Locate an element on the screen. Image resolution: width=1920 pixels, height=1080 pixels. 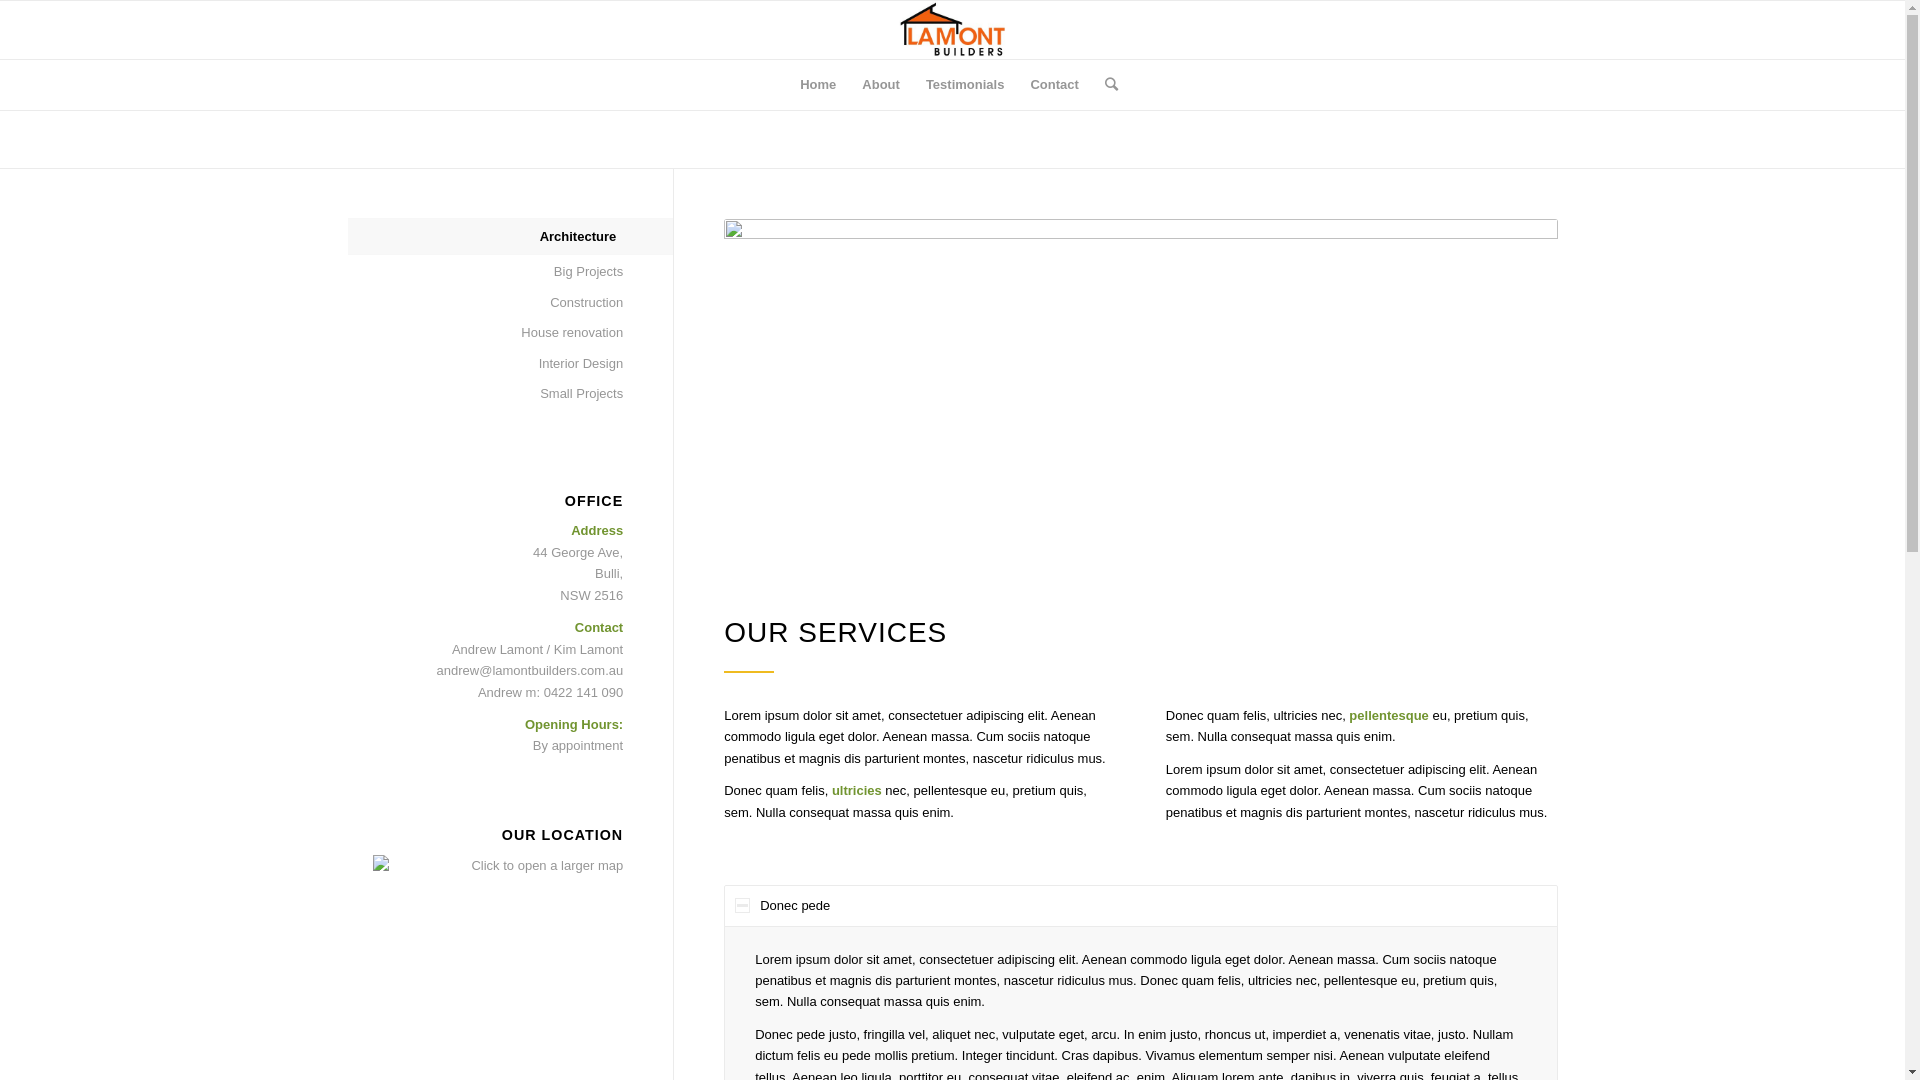
'Click to open a larger map' is located at coordinates (498, 864).